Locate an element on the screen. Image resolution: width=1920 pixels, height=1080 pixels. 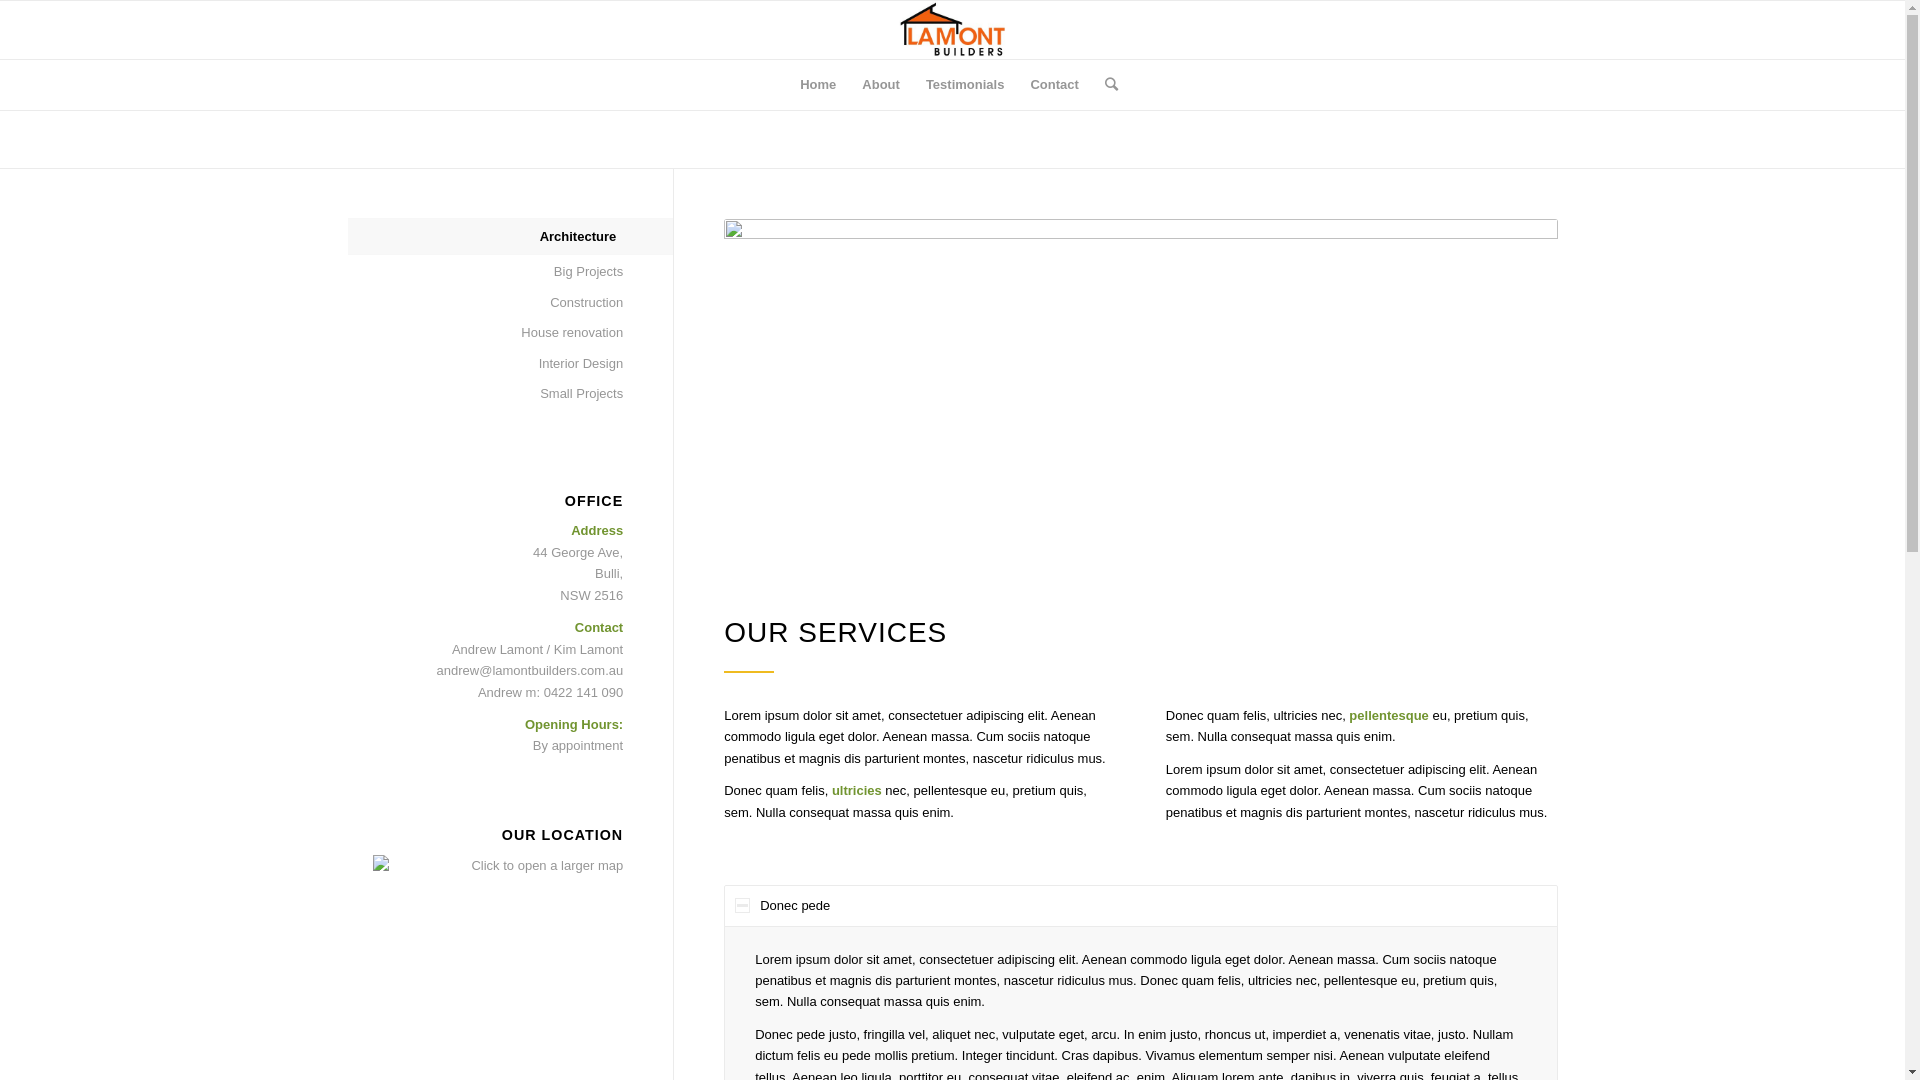
'Click to open a larger map' is located at coordinates (498, 864).